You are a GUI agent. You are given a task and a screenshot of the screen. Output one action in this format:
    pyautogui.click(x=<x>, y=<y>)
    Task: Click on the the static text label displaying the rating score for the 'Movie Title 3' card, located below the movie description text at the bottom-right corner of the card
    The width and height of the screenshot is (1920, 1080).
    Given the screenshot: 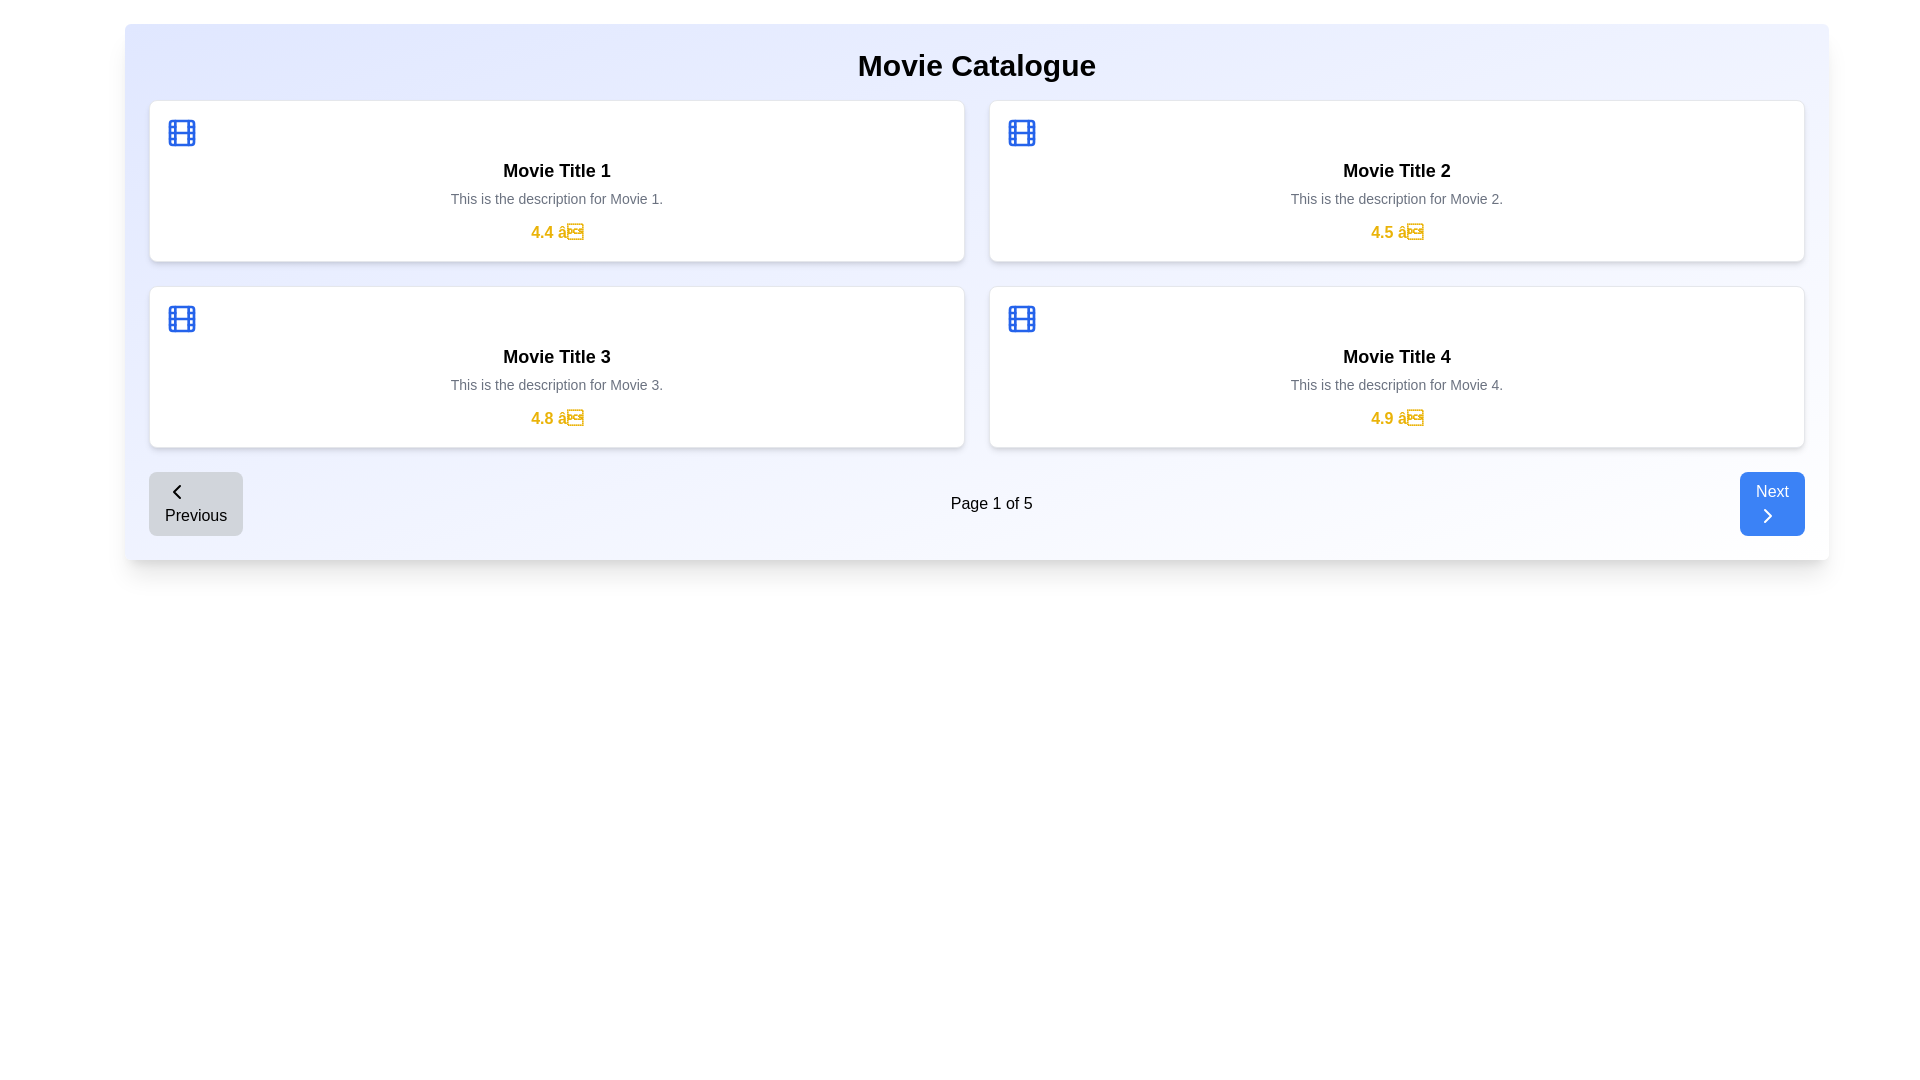 What is the action you would take?
    pyautogui.click(x=556, y=416)
    